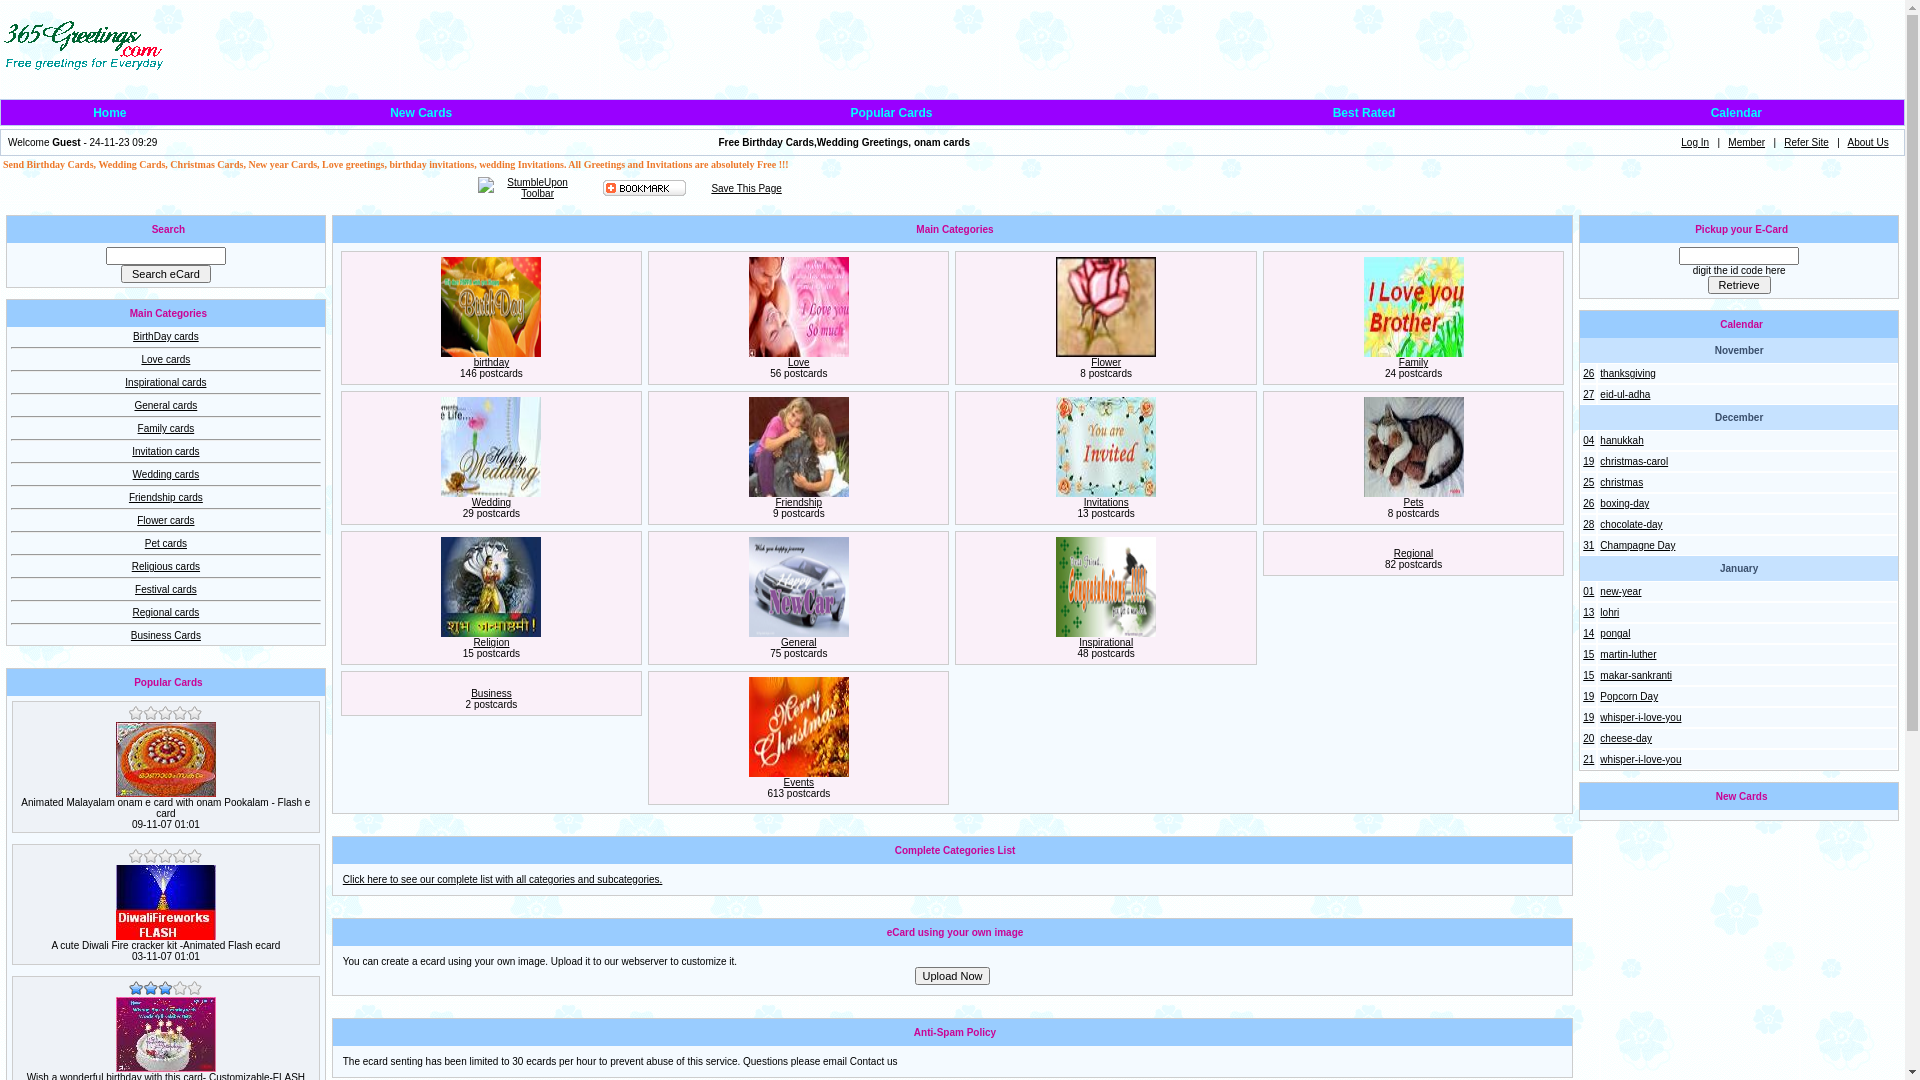 This screenshot has height=1080, width=1920. What do you see at coordinates (491, 692) in the screenshot?
I see `'Business'` at bounding box center [491, 692].